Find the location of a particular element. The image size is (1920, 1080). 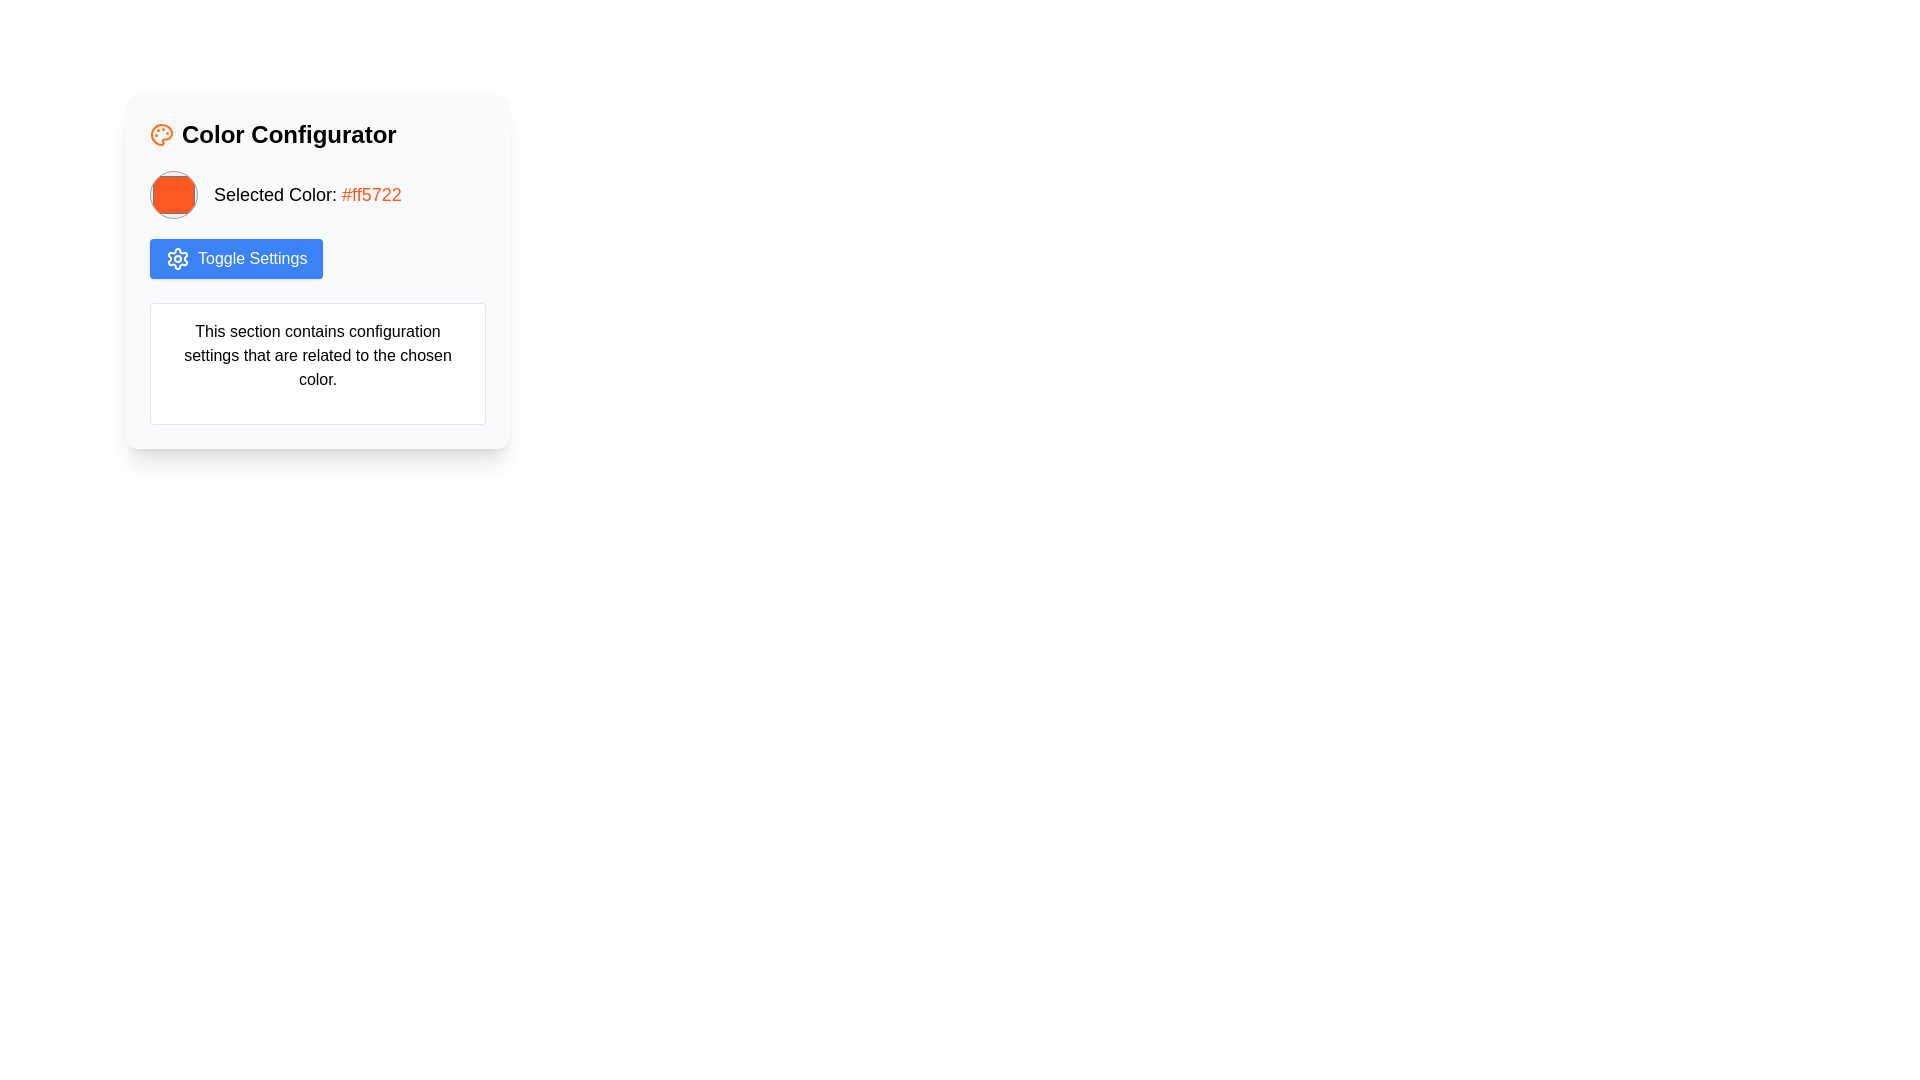

color information from the text label located in the 'Color Configurator' section, positioned between the circular color preview and the 'Toggle Settings' button is located at coordinates (306, 195).